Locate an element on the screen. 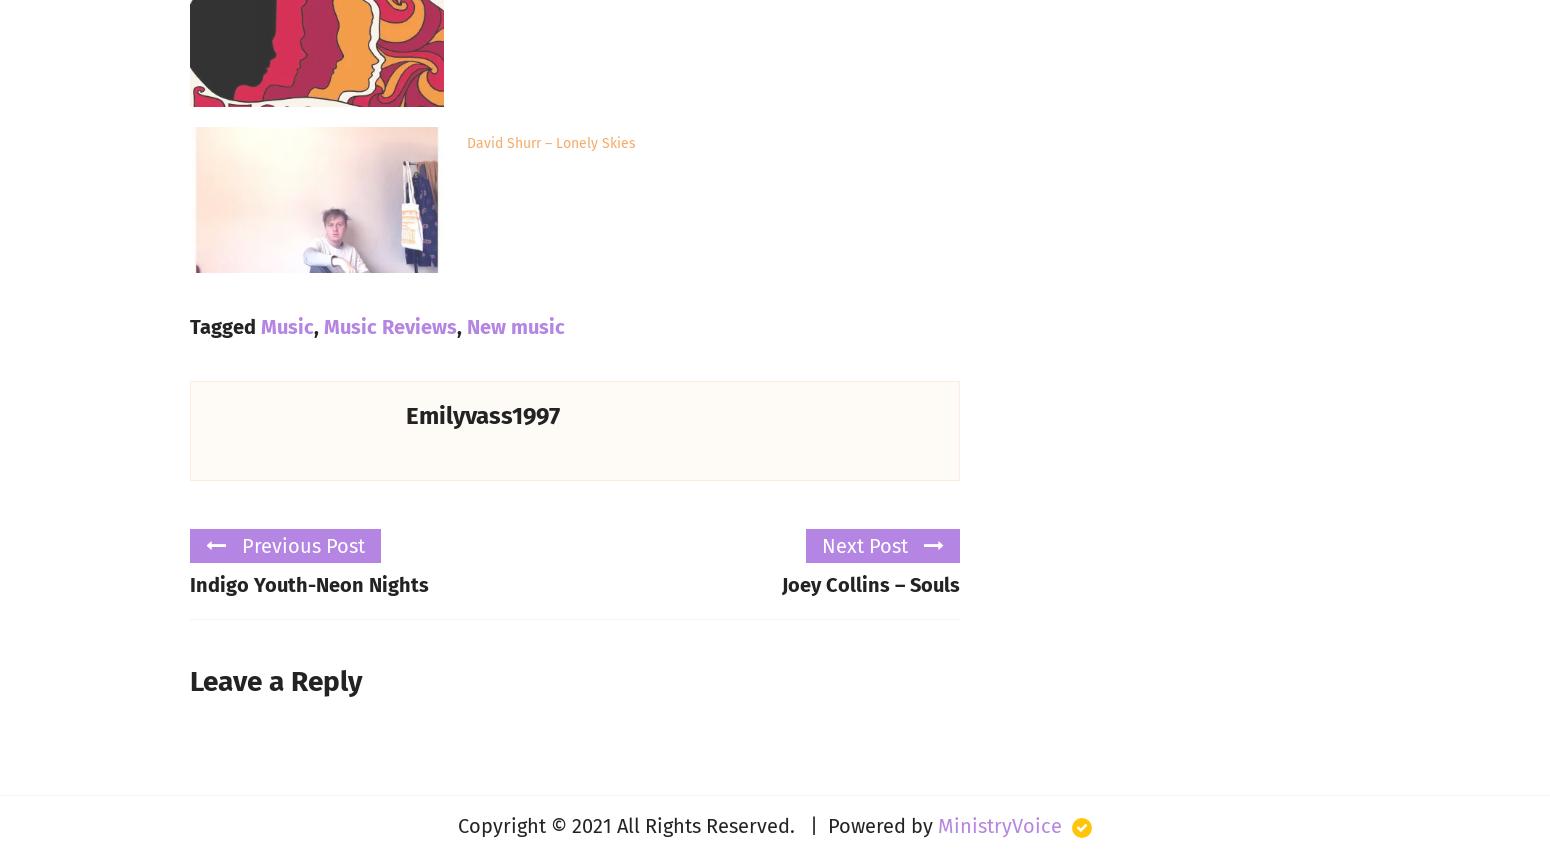 The height and width of the screenshot is (855, 1550). 'Music Reviews' is located at coordinates (390, 325).